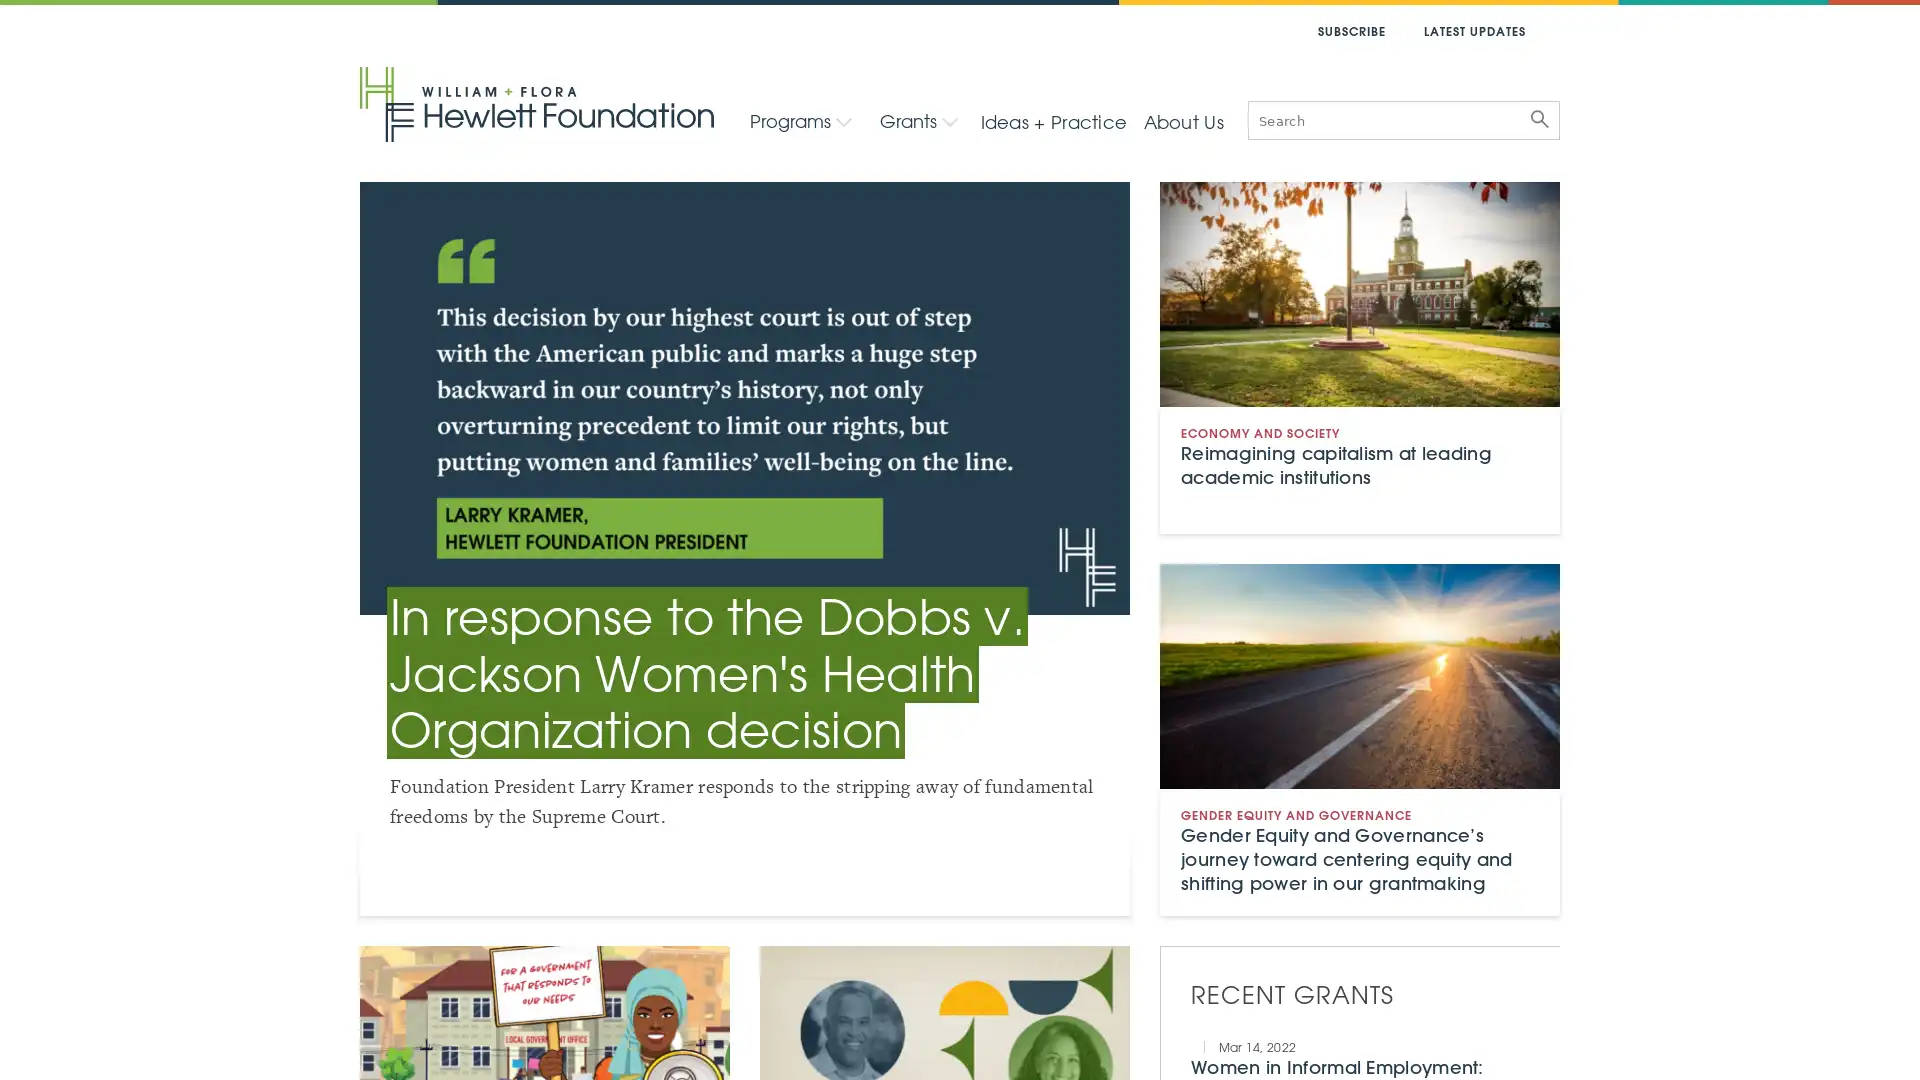 The height and width of the screenshot is (1080, 1920). What do you see at coordinates (917, 120) in the screenshot?
I see `Grants` at bounding box center [917, 120].